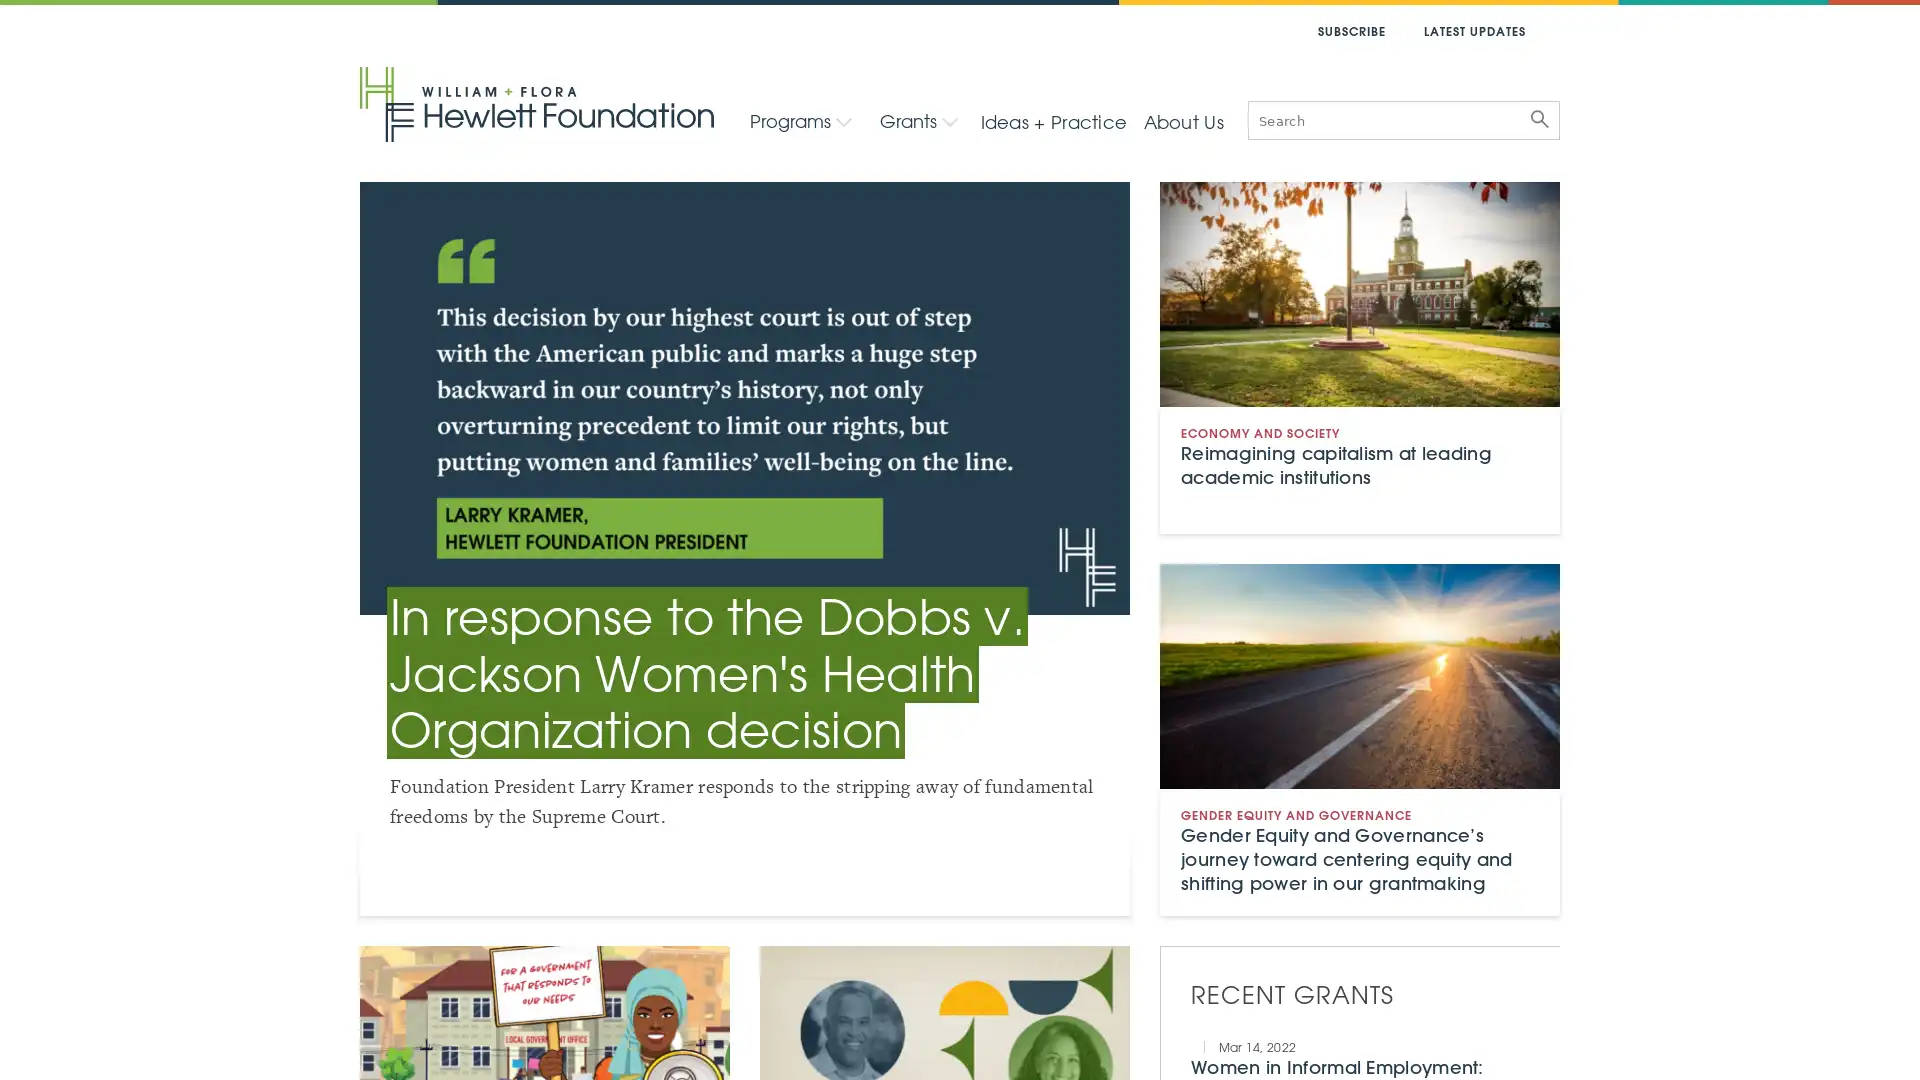 The height and width of the screenshot is (1080, 1920). What do you see at coordinates (917, 120) in the screenshot?
I see `Grants` at bounding box center [917, 120].